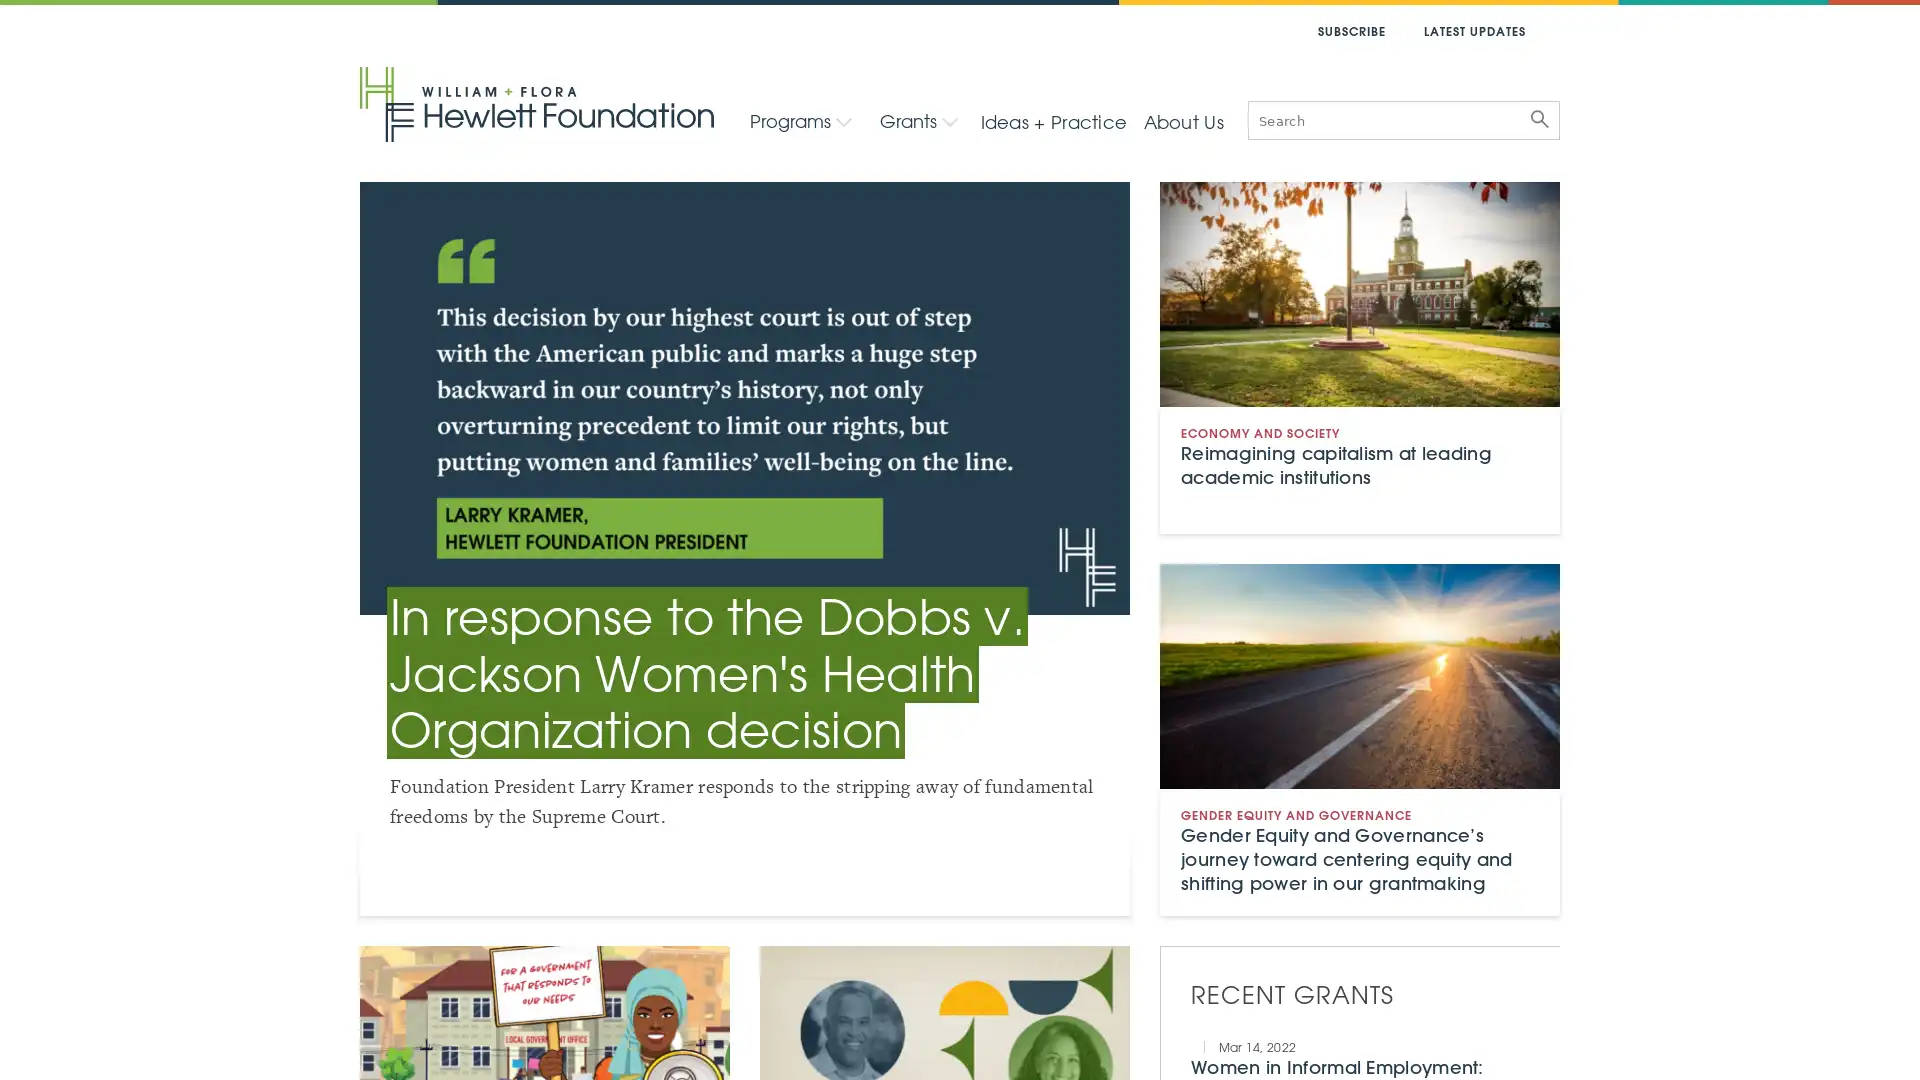 The height and width of the screenshot is (1080, 1920). What do you see at coordinates (917, 120) in the screenshot?
I see `Grants` at bounding box center [917, 120].